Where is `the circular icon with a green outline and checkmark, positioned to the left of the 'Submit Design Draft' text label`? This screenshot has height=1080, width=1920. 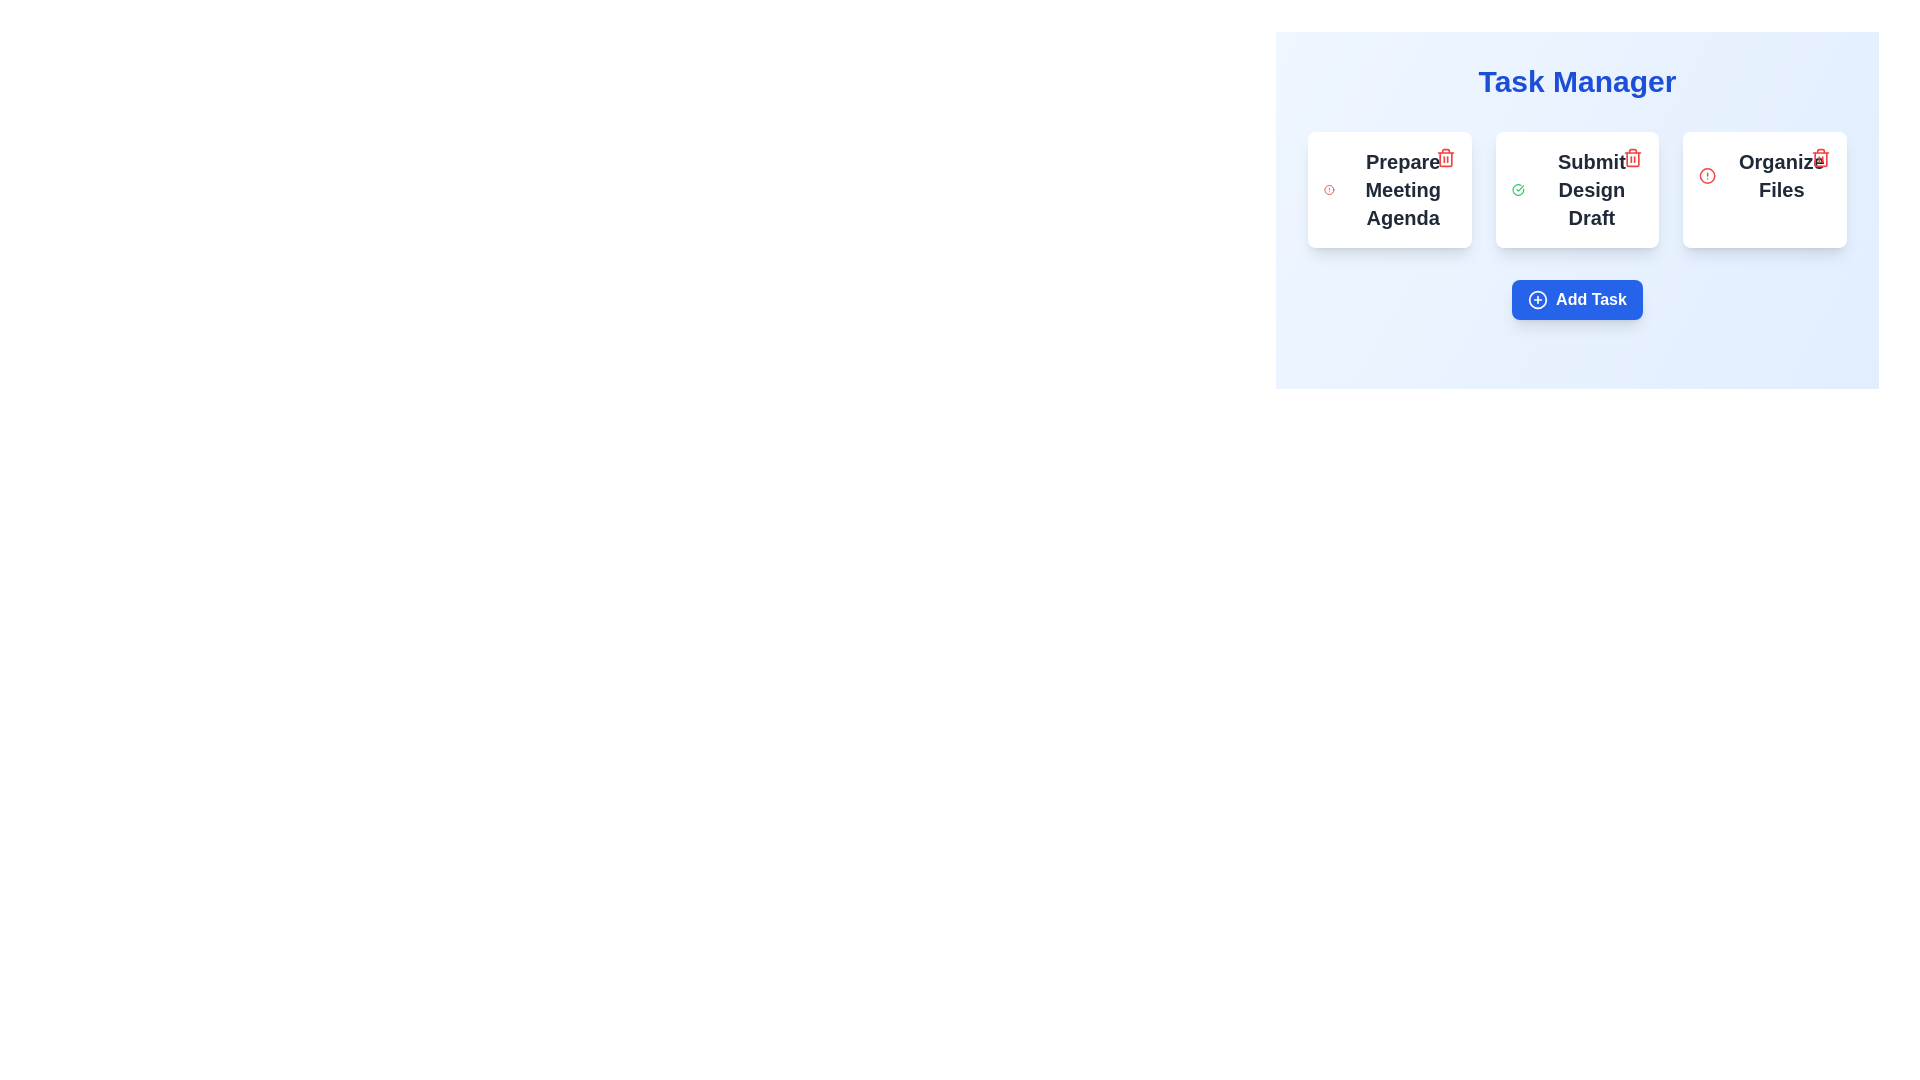 the circular icon with a green outline and checkmark, positioned to the left of the 'Submit Design Draft' text label is located at coordinates (1518, 189).